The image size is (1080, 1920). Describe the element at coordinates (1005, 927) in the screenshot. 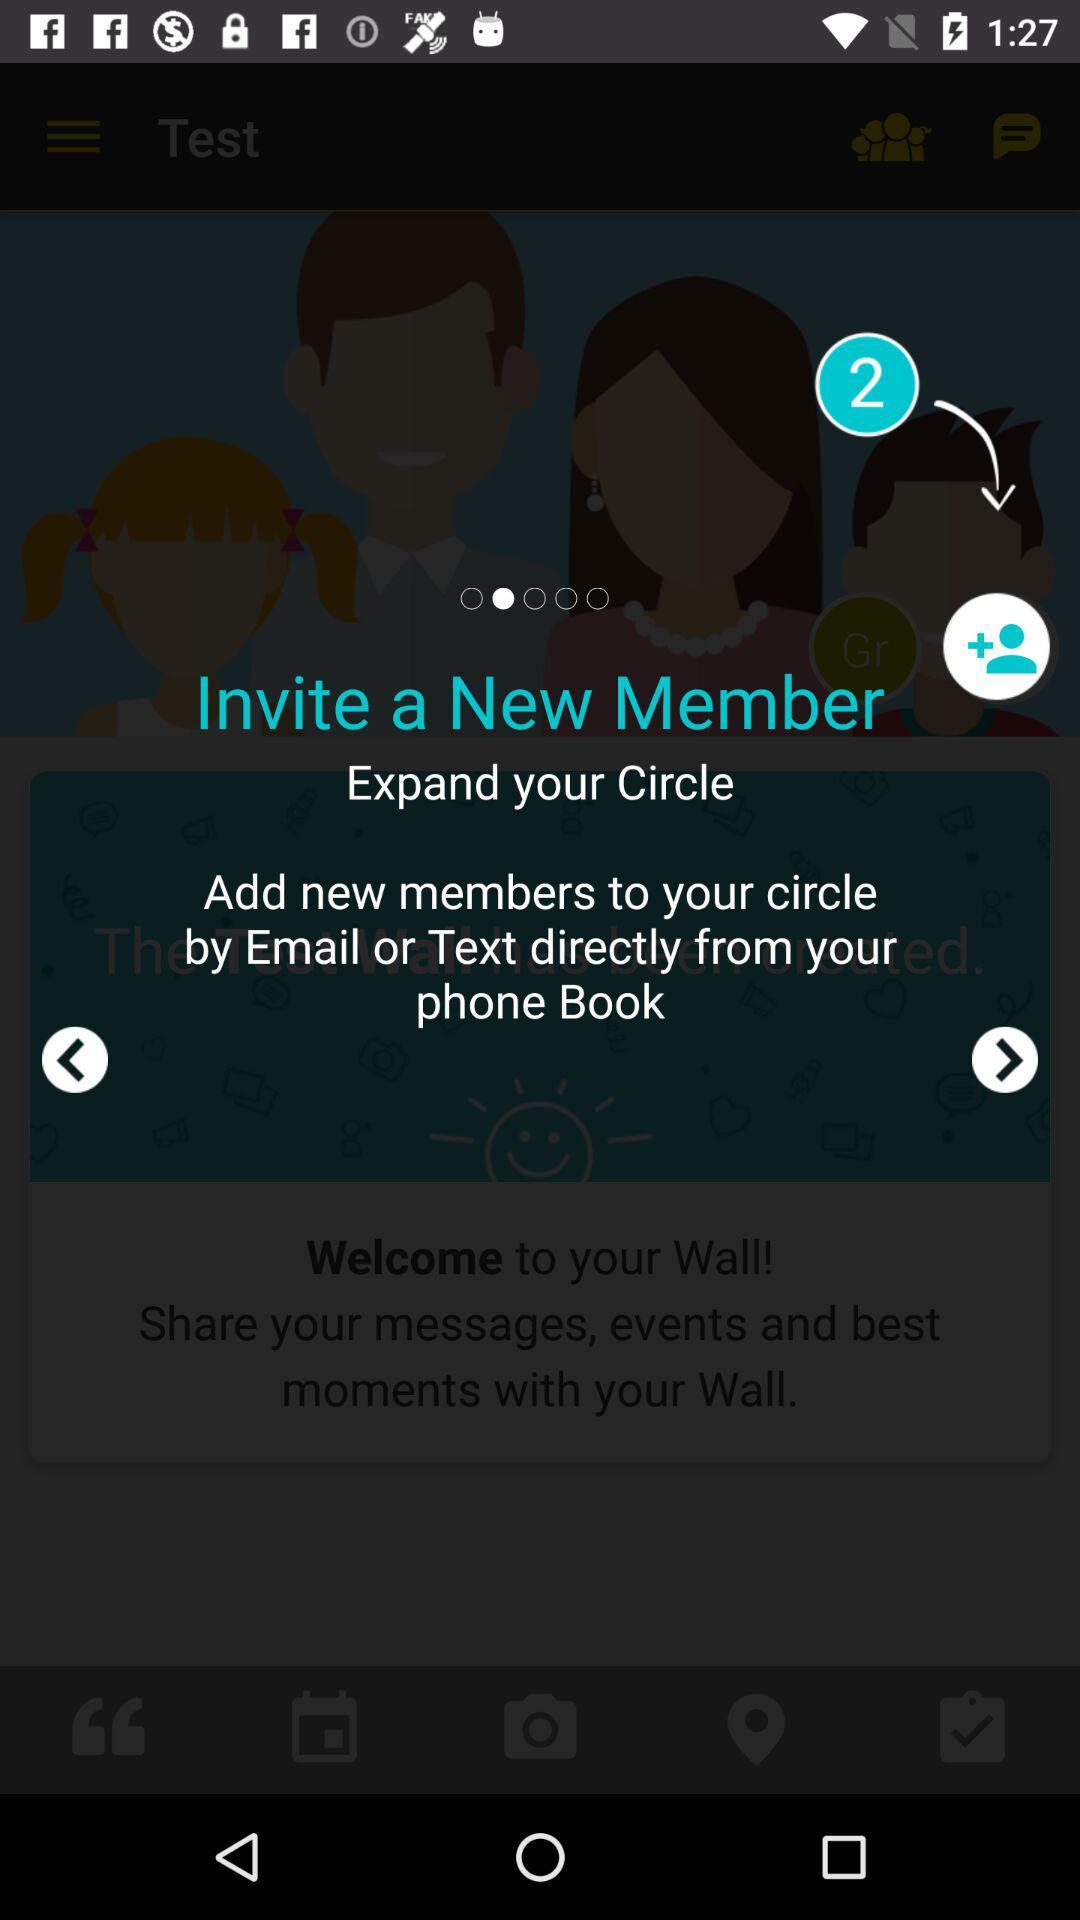

I see `next slide` at that location.